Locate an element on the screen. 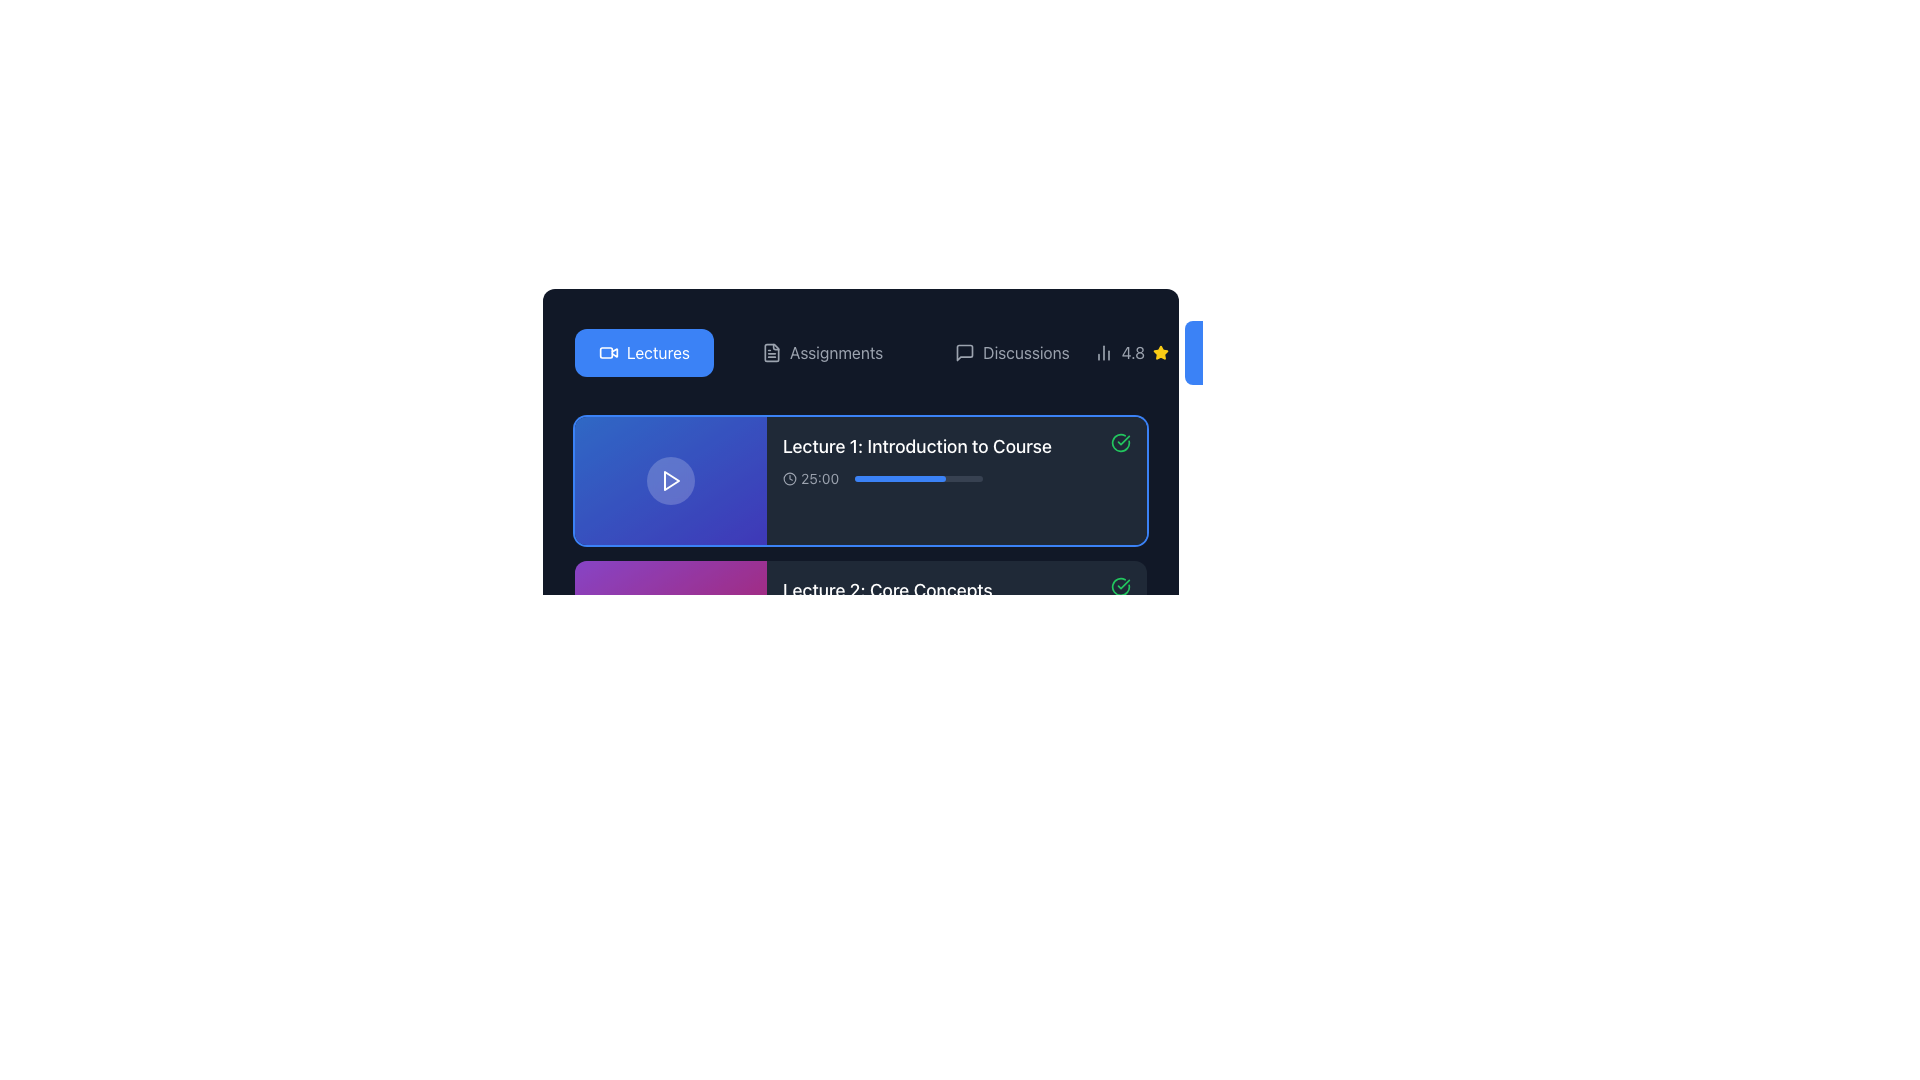 This screenshot has height=1080, width=1920. the slider is located at coordinates (899, 478).